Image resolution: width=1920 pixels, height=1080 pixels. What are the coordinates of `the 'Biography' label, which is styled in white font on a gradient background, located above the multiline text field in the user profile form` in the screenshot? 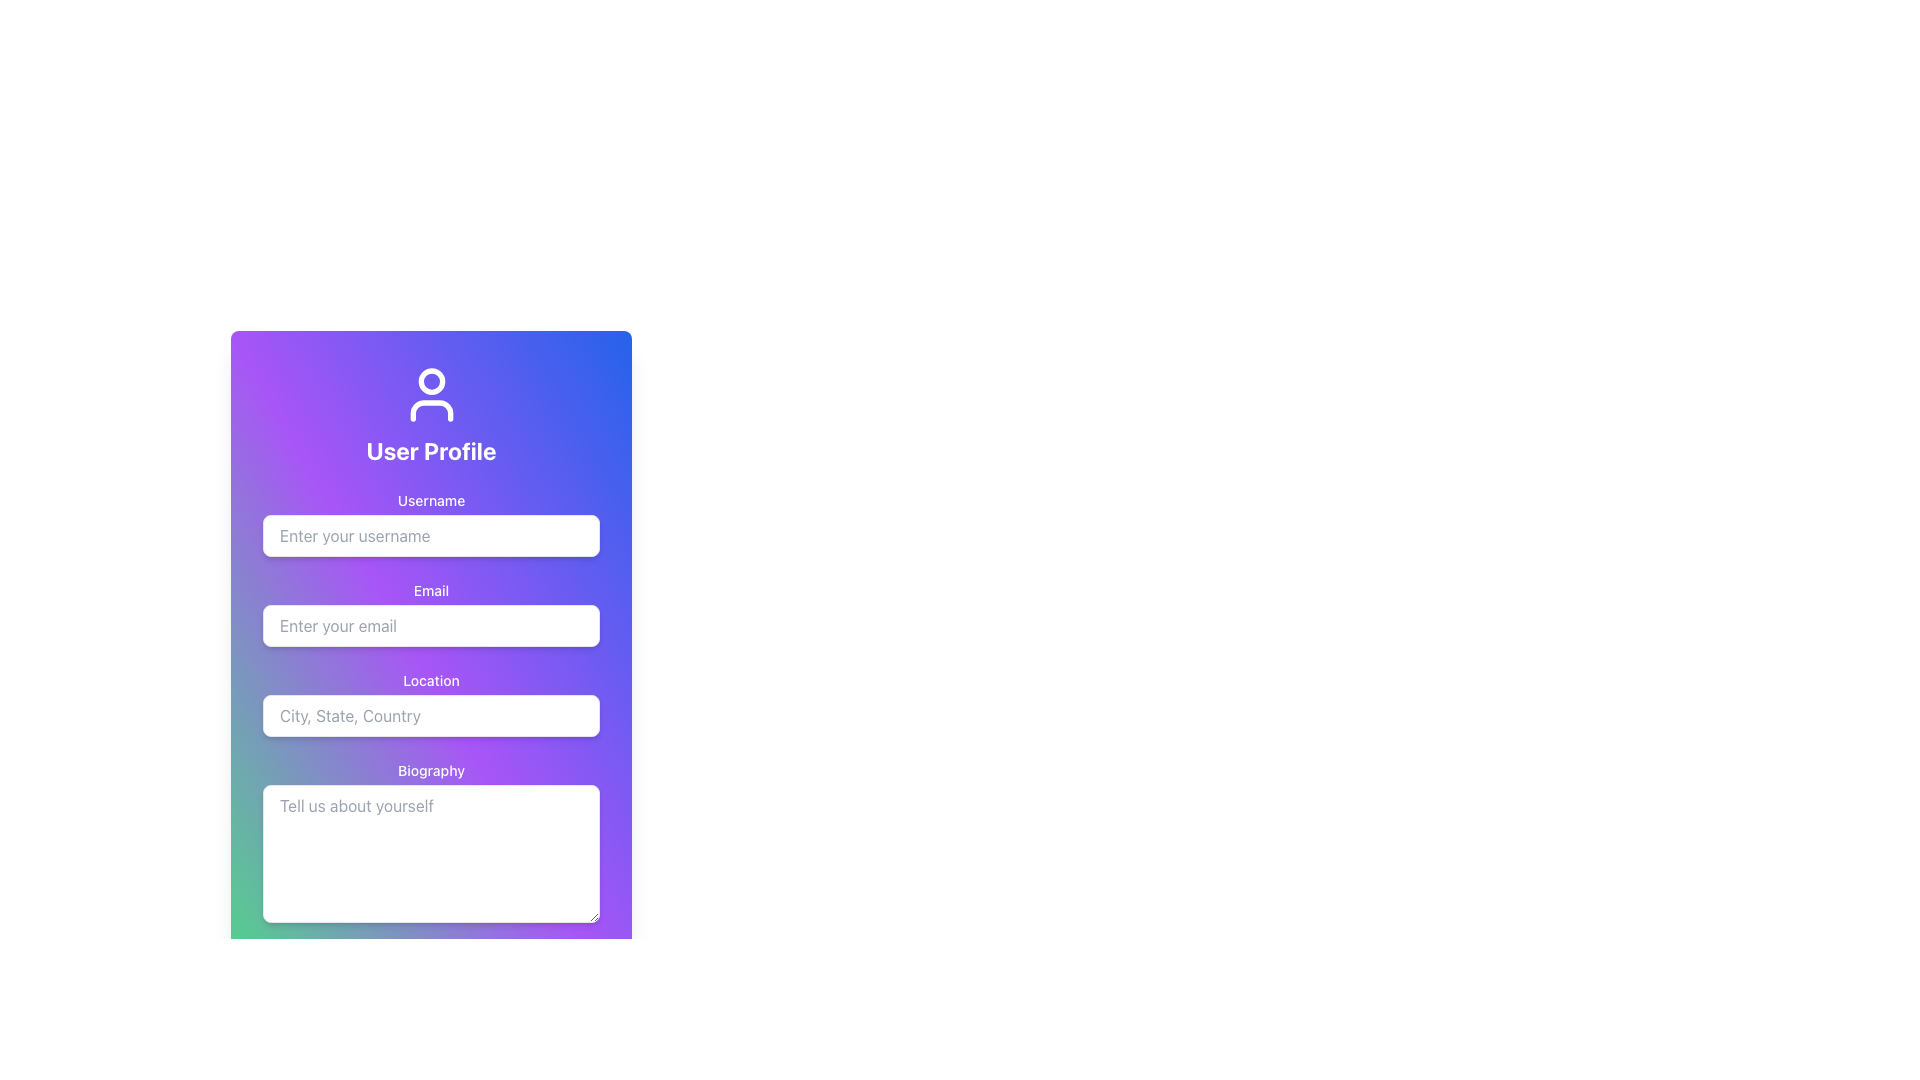 It's located at (430, 770).